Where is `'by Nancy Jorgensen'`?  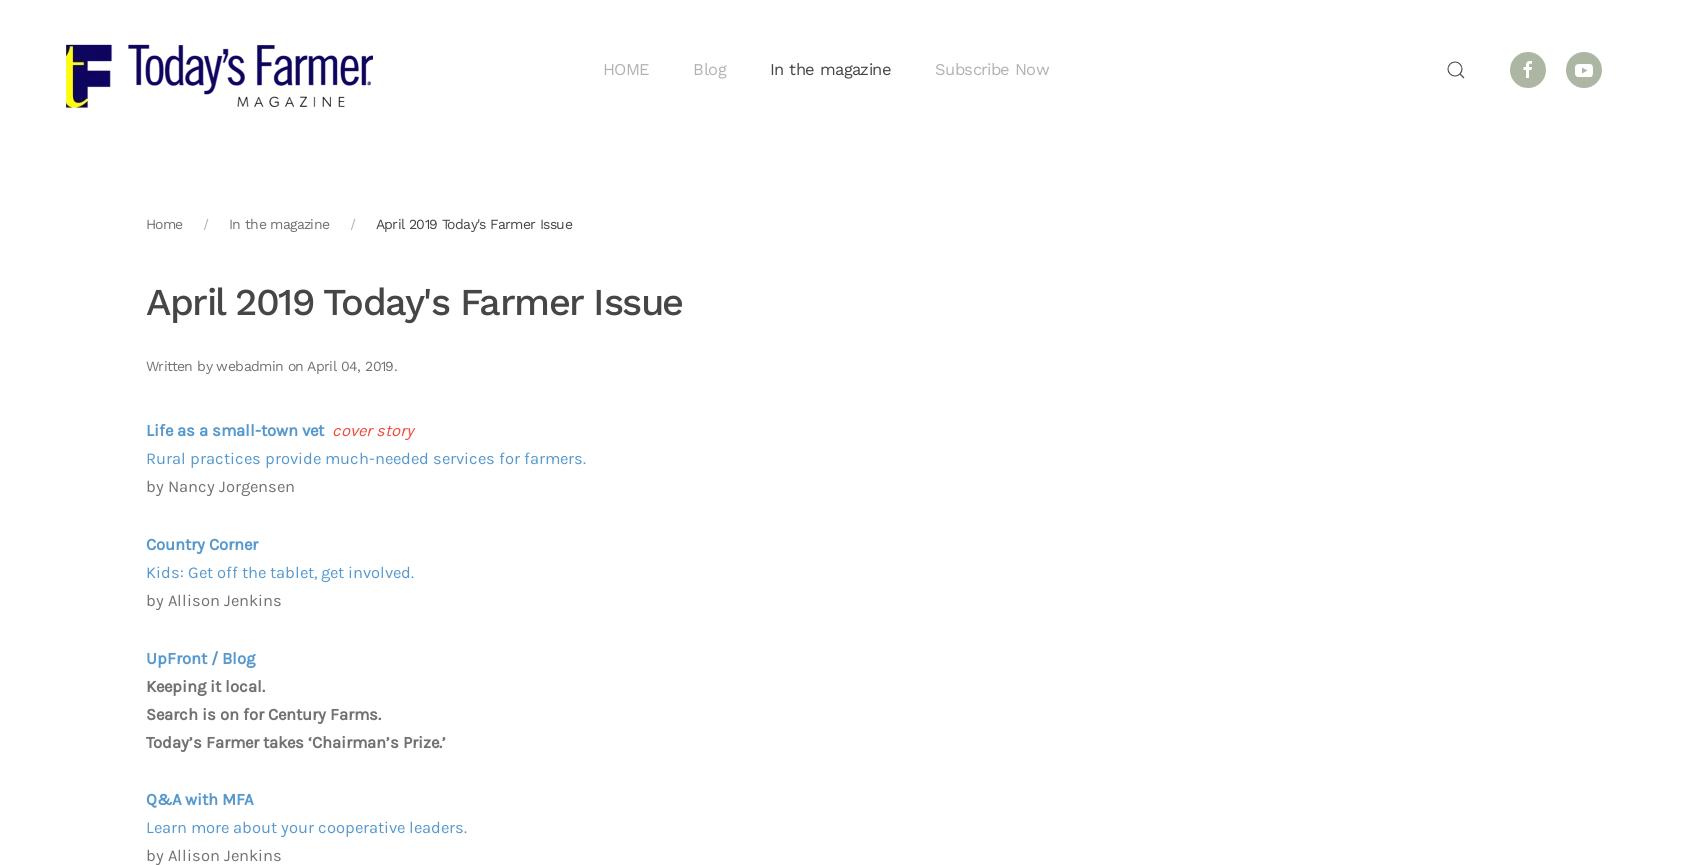 'by Nancy Jorgensen' is located at coordinates (220, 485).